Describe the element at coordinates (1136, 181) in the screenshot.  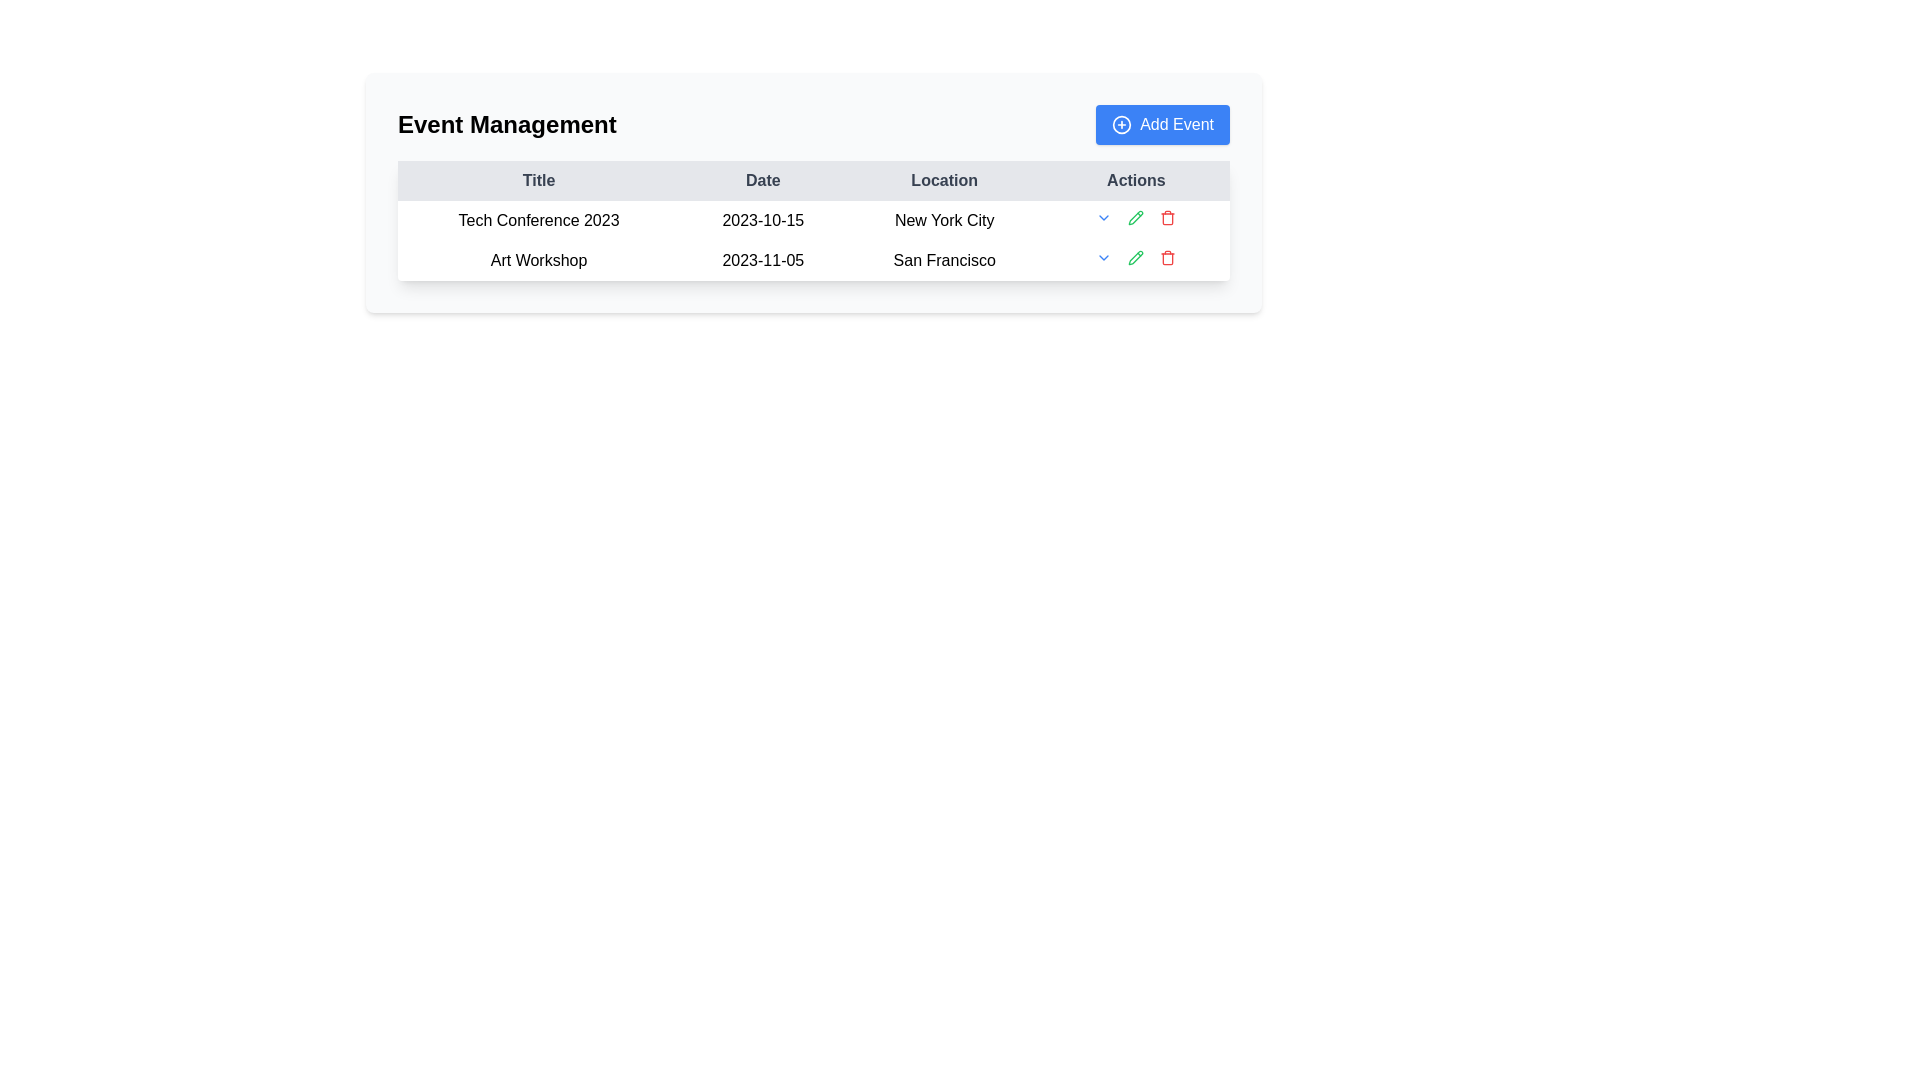
I see `the Table Header Cell indicating the 'Actions' column in the data table, which is the fourth element in the header row and positioned to the right of 'Location'` at that location.